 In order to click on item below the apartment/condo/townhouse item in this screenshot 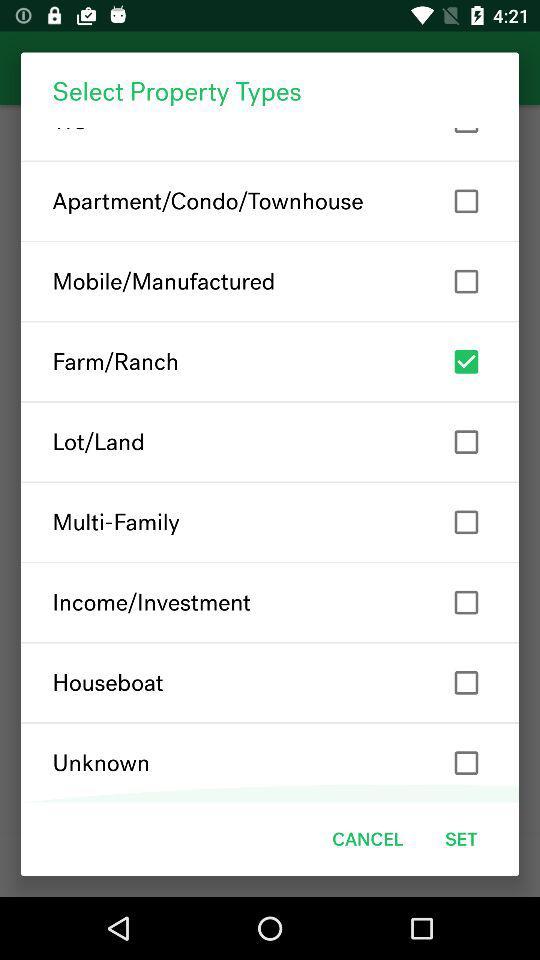, I will do `click(270, 280)`.